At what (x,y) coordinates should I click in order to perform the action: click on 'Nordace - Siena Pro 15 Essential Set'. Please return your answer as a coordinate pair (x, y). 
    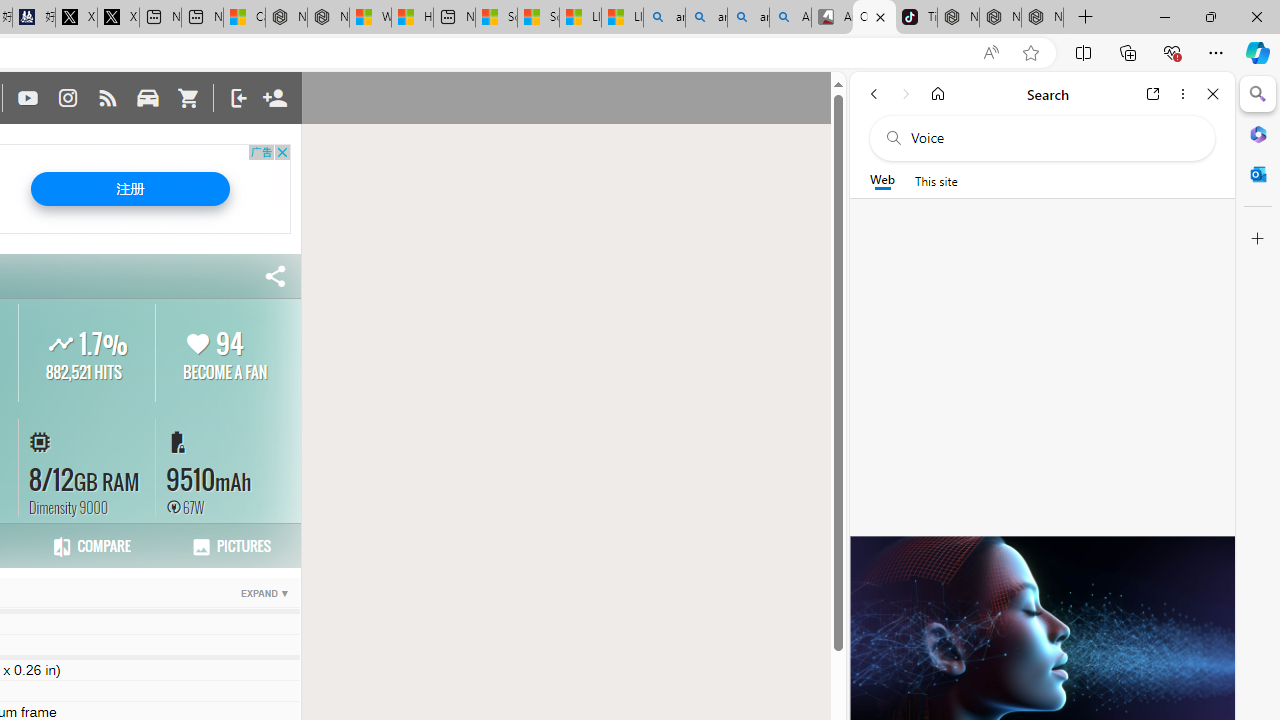
    Looking at the image, I should click on (1041, 17).